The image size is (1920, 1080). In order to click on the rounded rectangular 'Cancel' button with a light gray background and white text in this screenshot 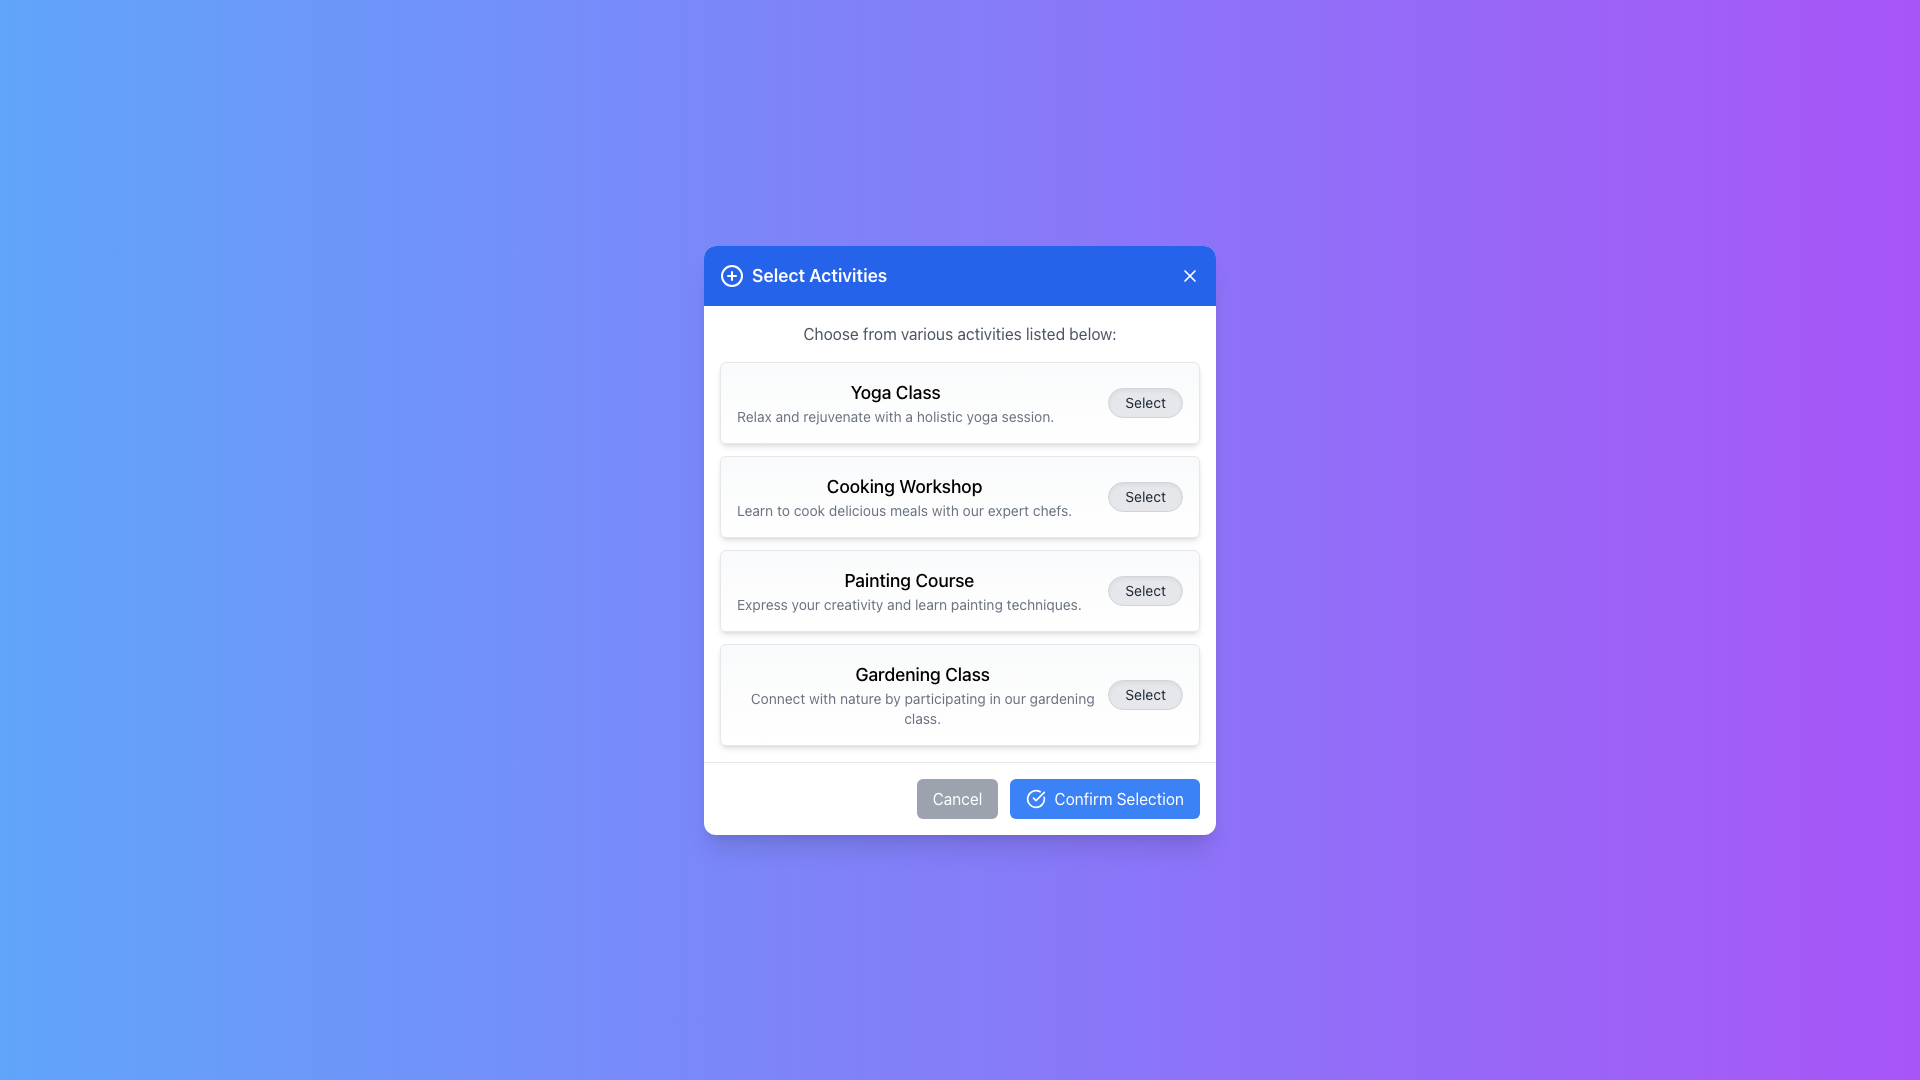, I will do `click(955, 797)`.